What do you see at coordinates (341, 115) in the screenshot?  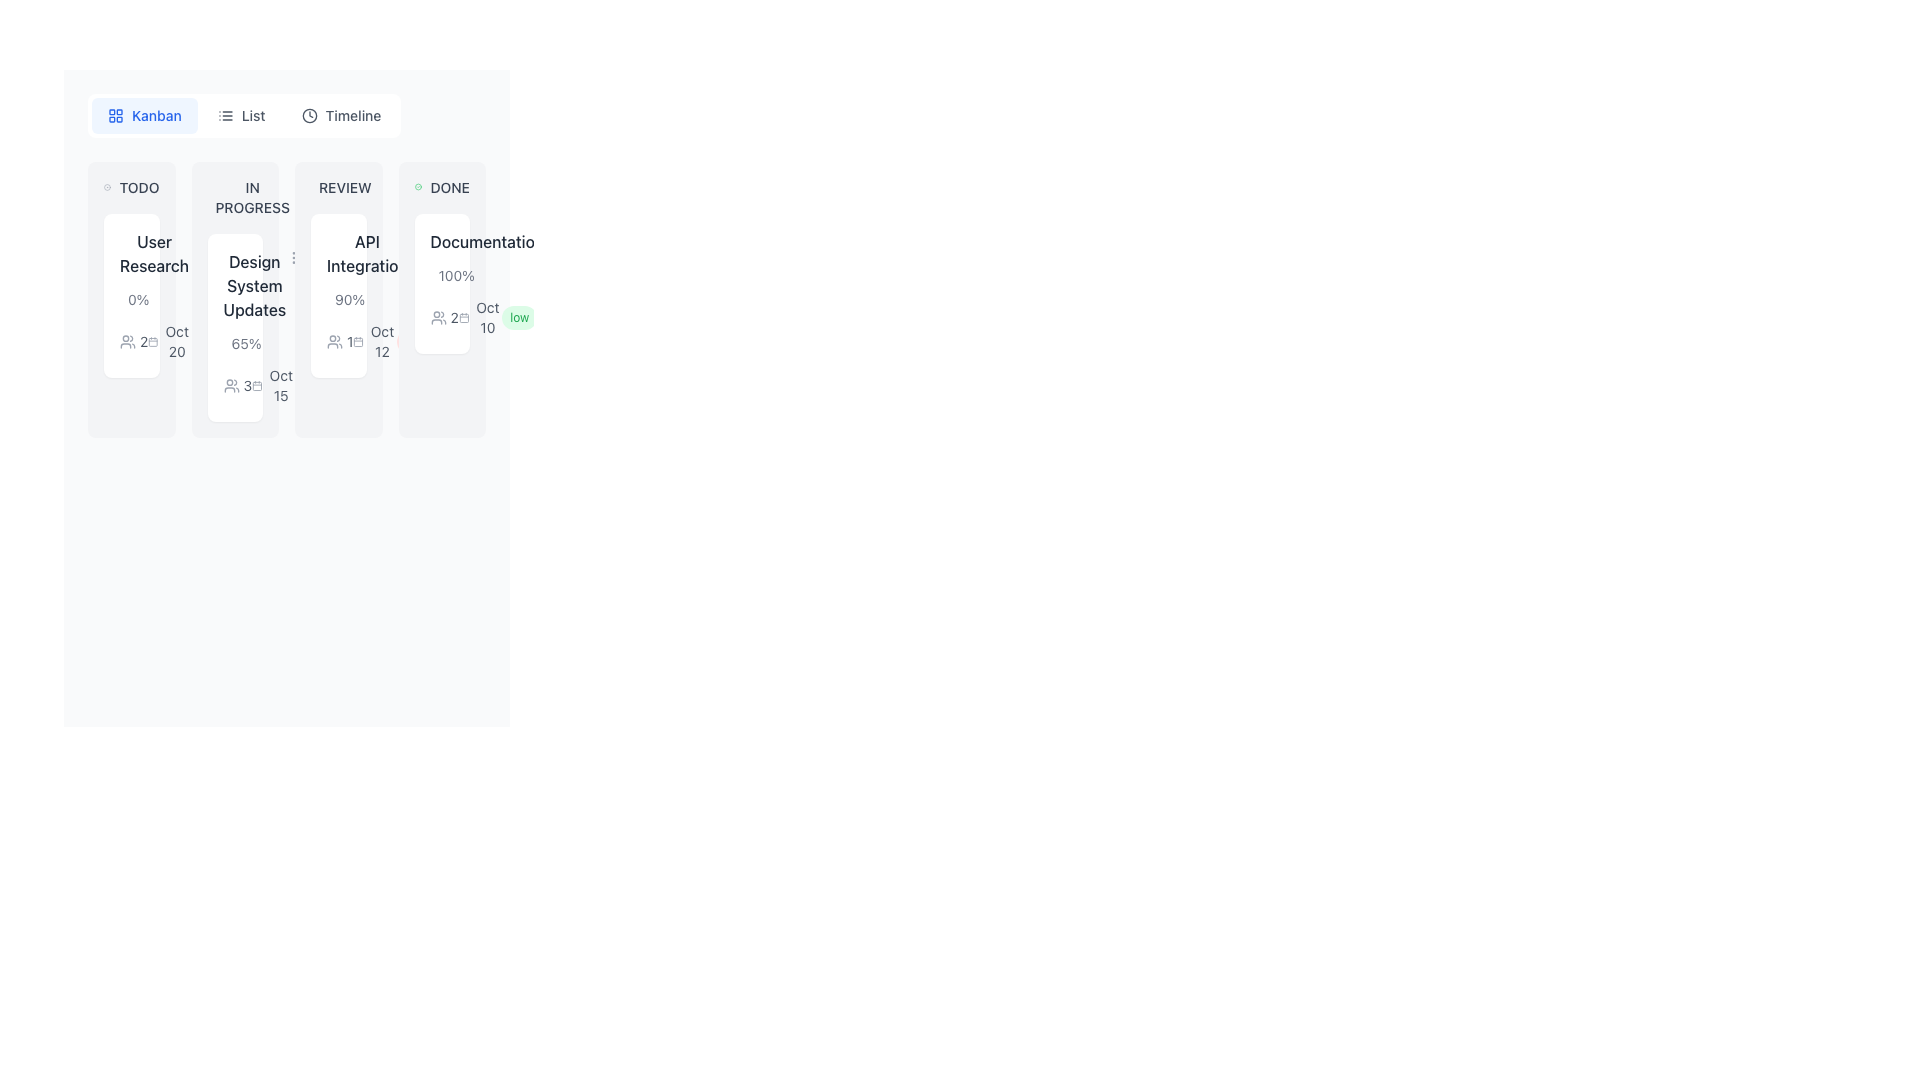 I see `the 'Timeline' button, which is the rightmost button in a group of three` at bounding box center [341, 115].